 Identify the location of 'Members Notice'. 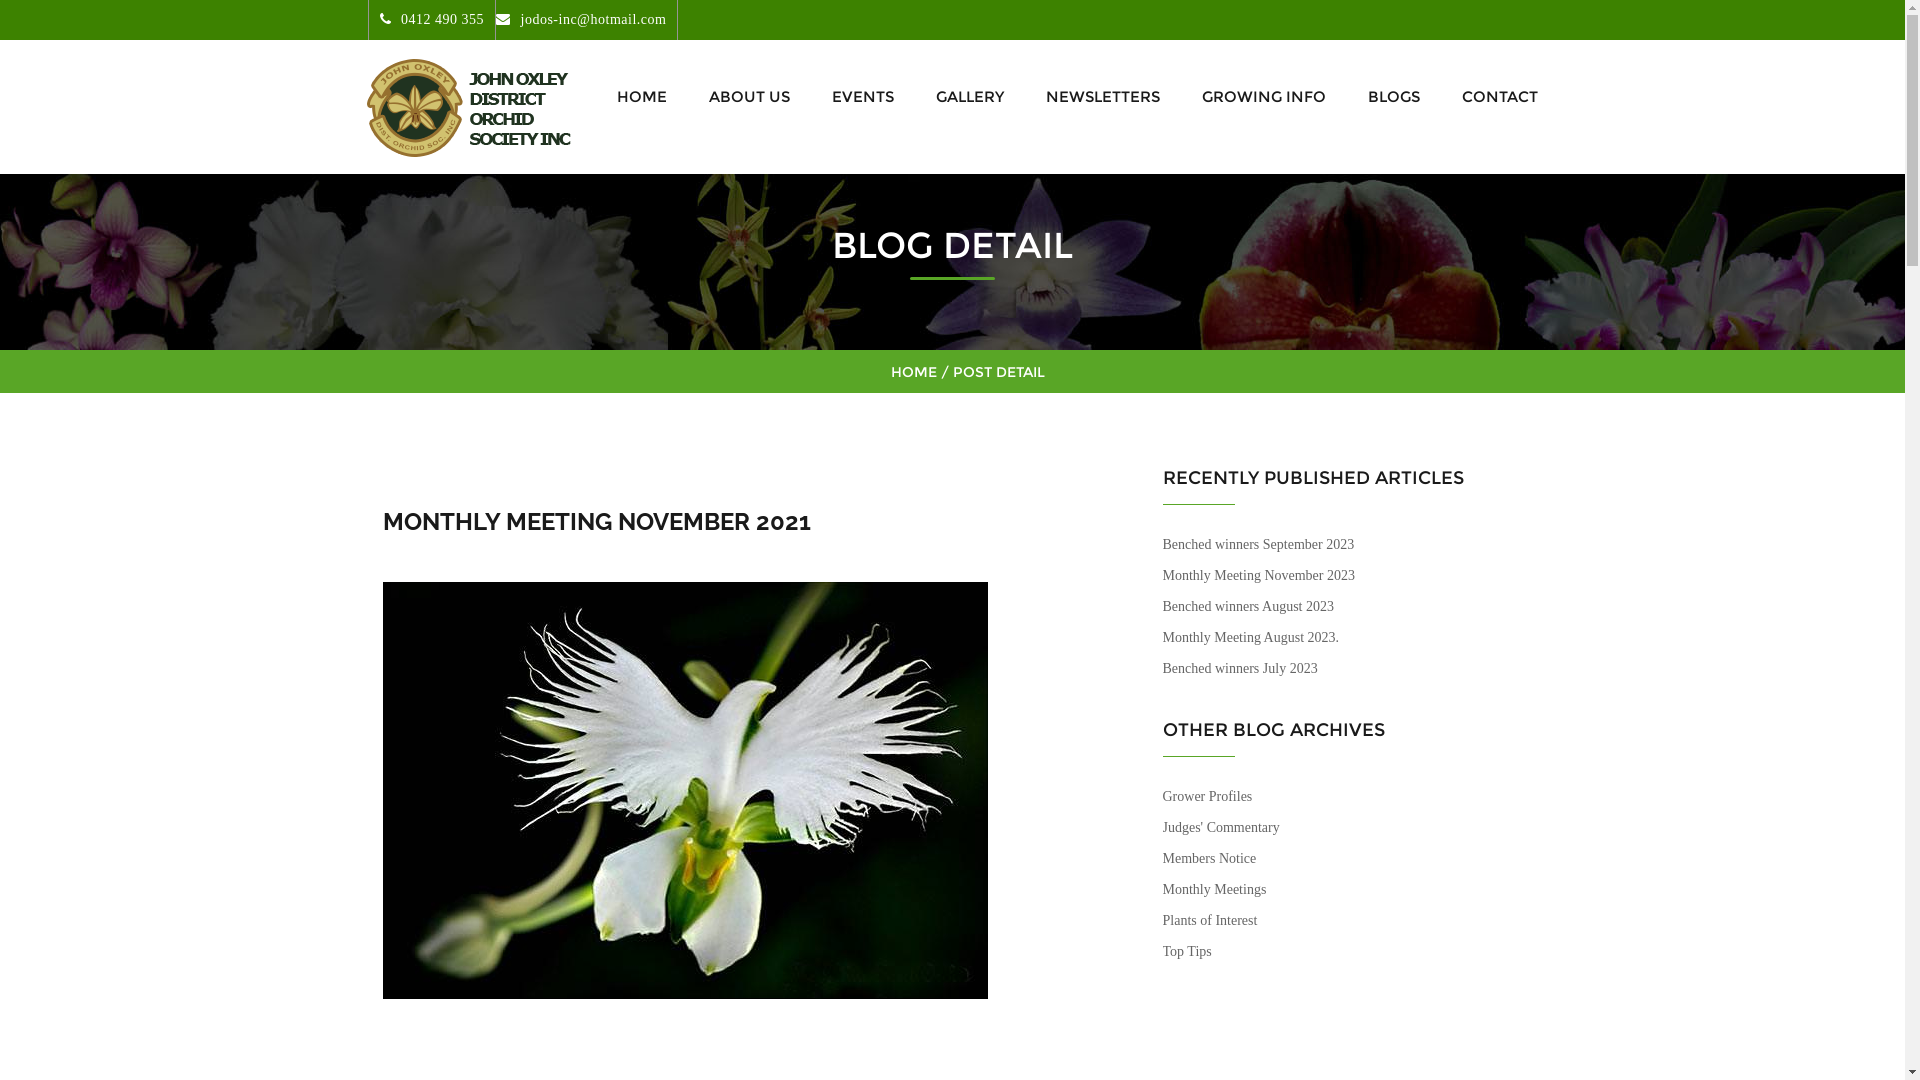
(1208, 857).